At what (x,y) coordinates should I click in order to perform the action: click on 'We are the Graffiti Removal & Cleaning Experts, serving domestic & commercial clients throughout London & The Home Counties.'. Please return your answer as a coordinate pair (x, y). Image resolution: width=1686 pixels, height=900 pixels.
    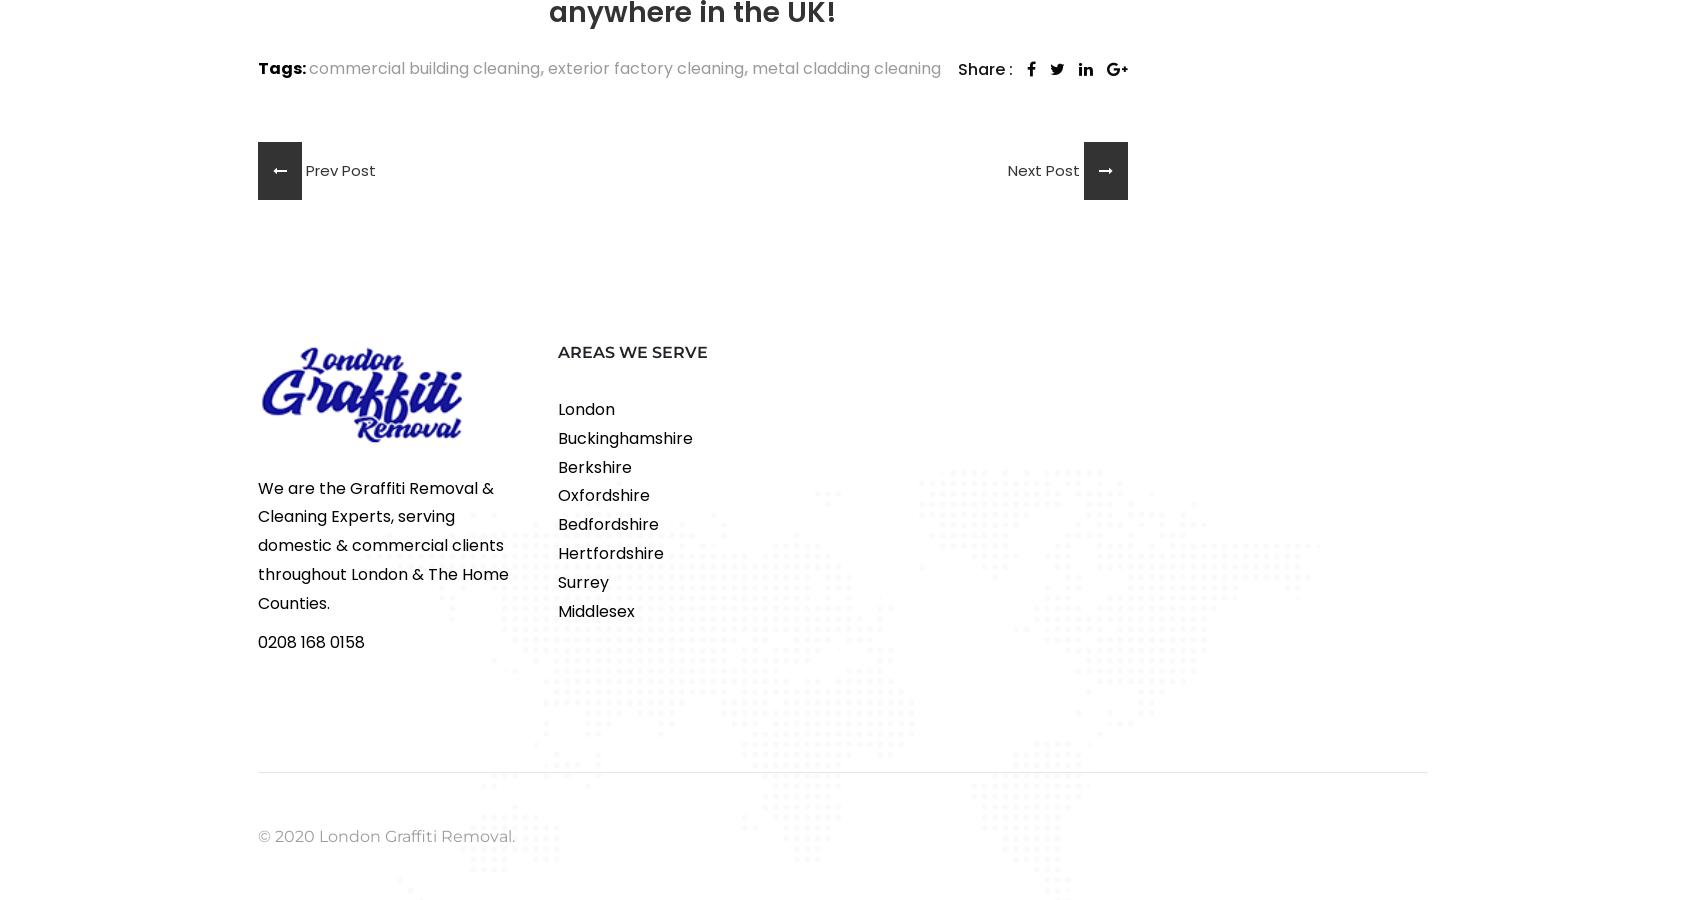
    Looking at the image, I should click on (257, 544).